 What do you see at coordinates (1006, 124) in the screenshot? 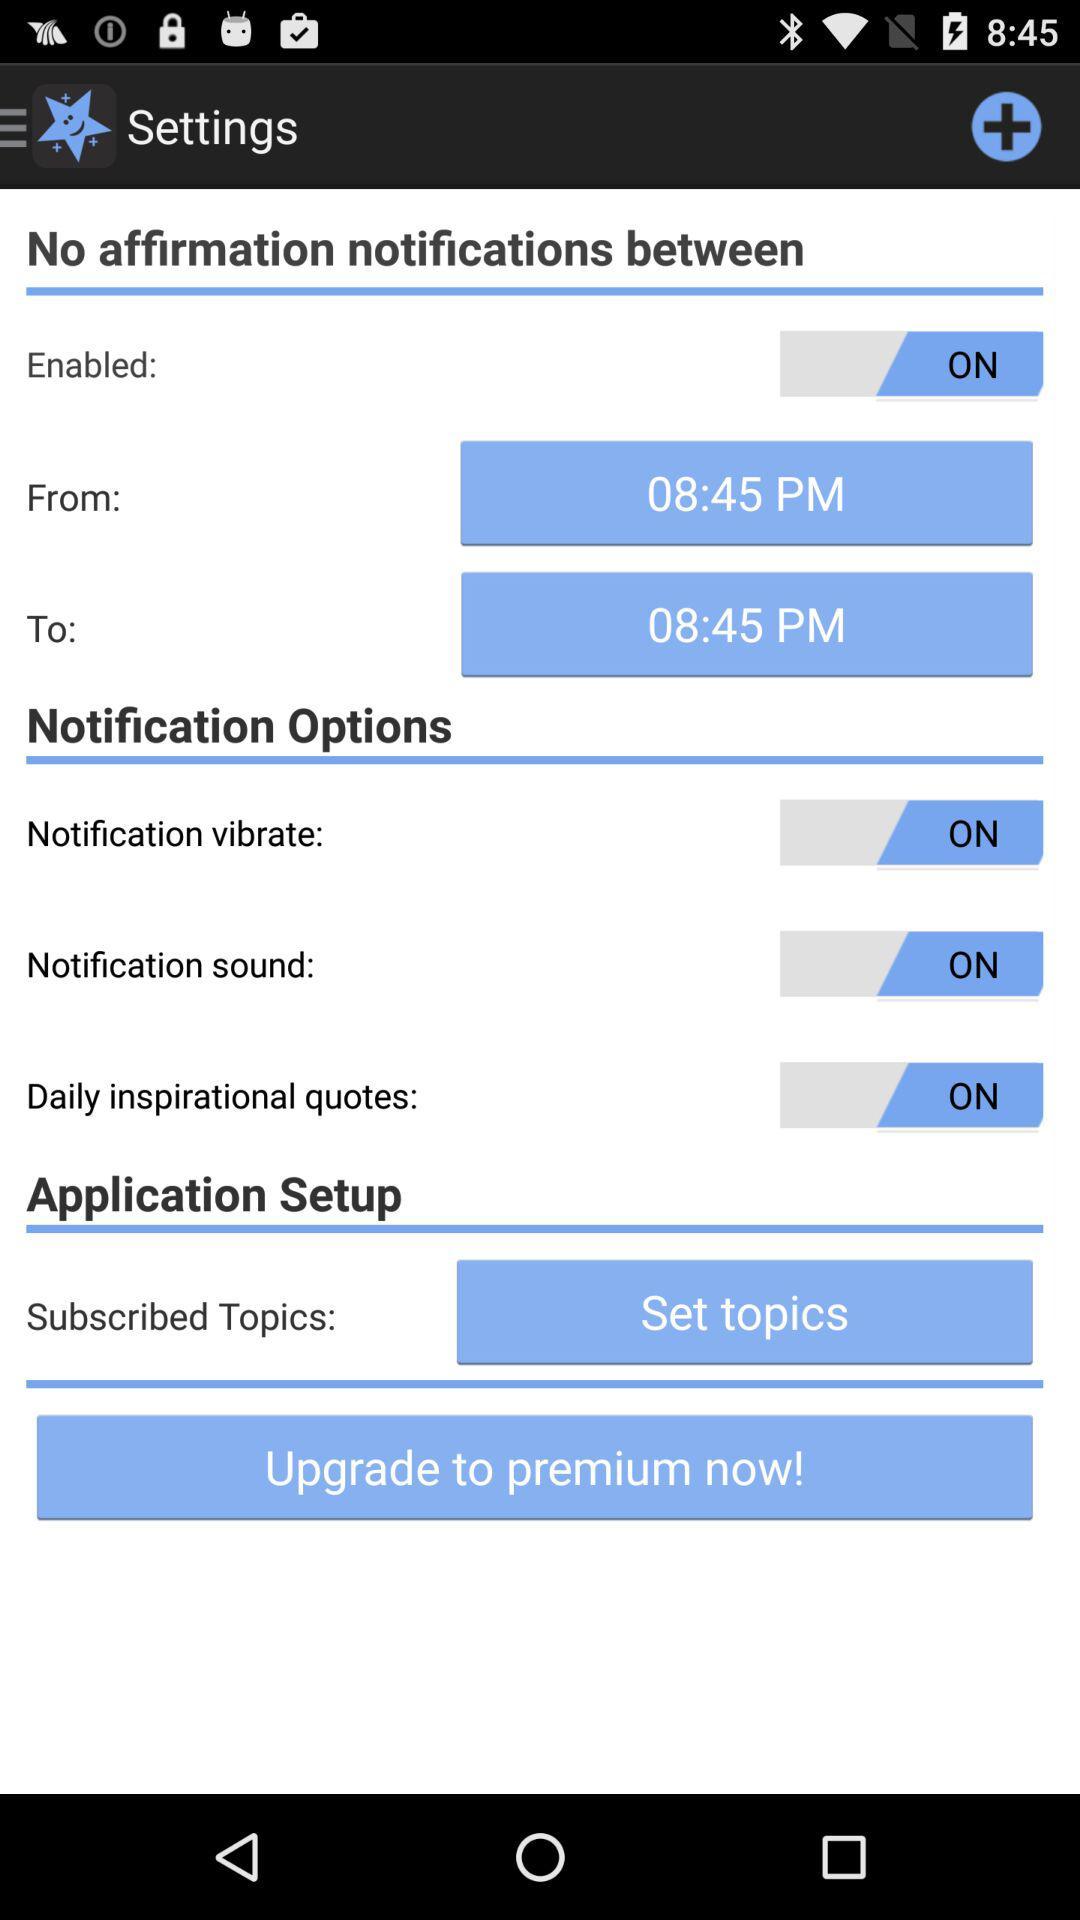
I see `notification` at bounding box center [1006, 124].